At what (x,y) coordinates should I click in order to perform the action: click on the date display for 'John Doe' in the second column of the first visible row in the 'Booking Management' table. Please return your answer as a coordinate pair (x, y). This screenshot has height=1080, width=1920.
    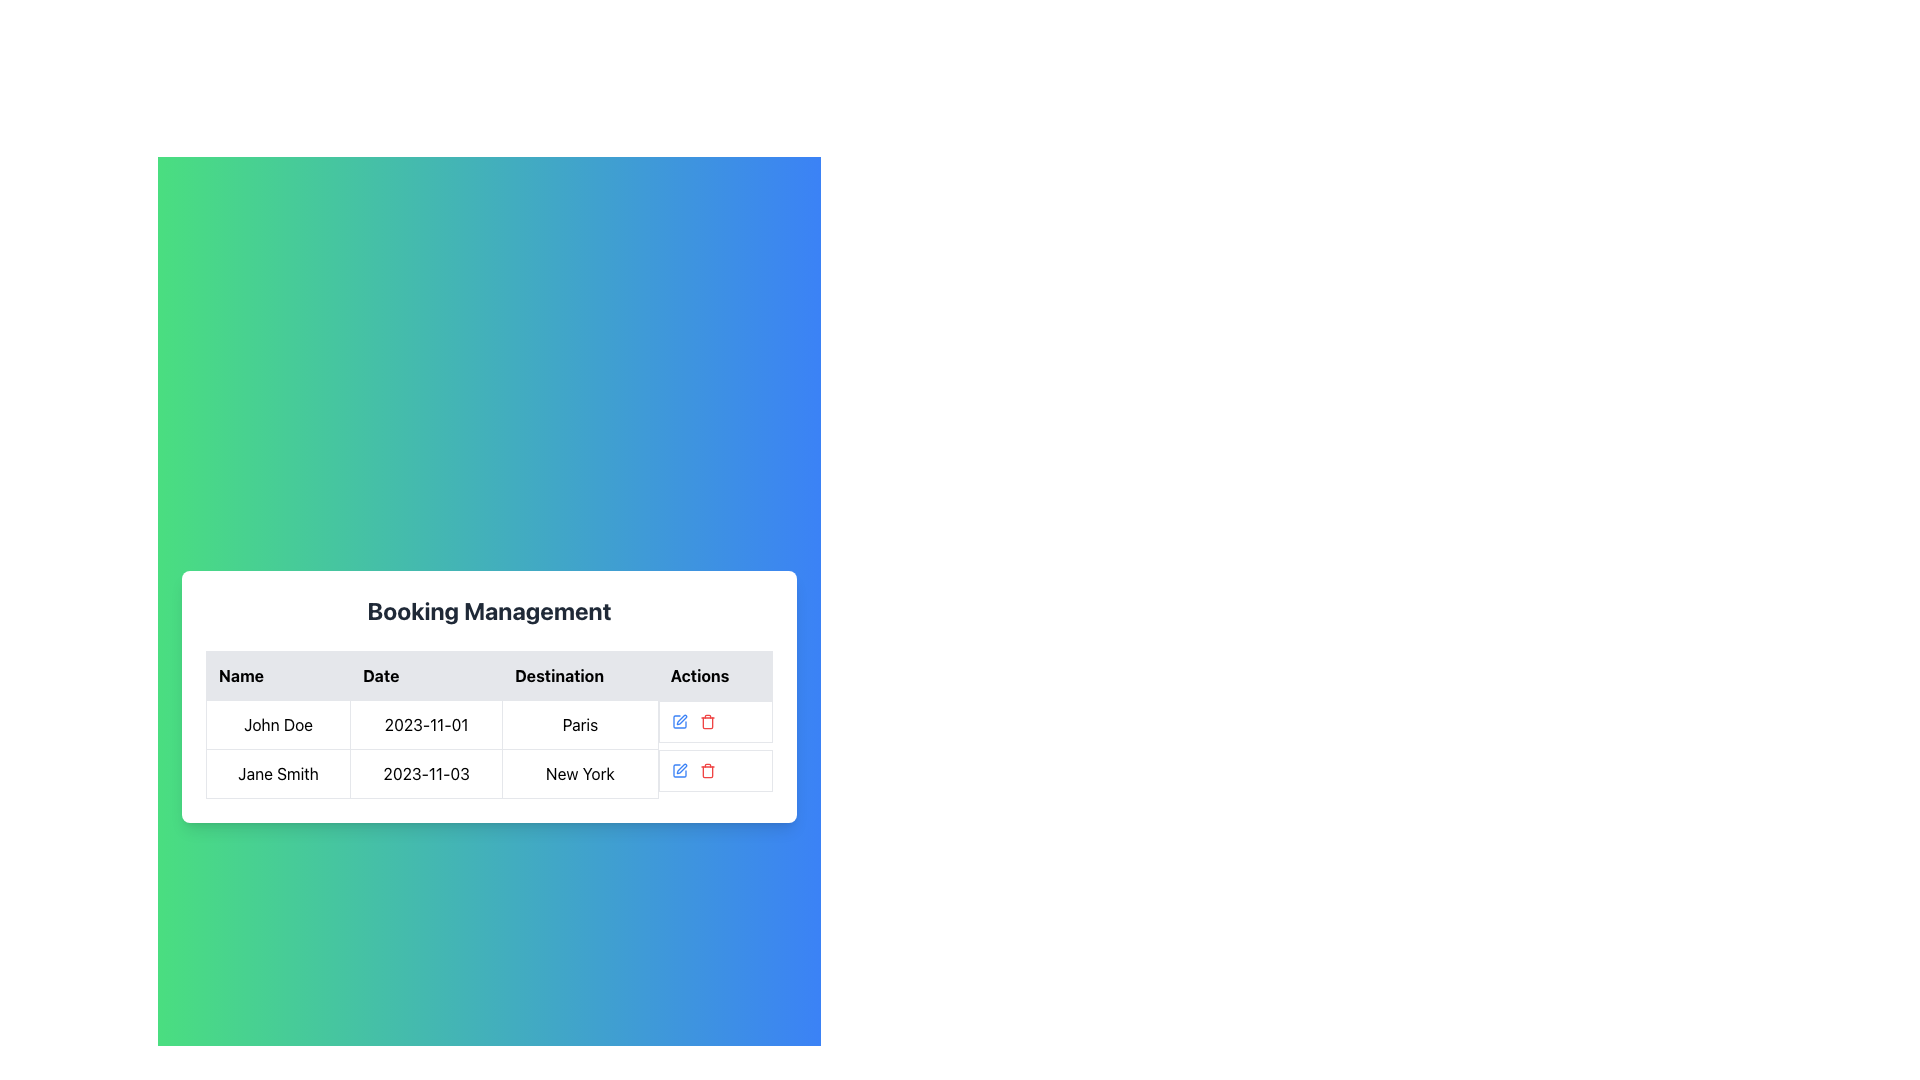
    Looking at the image, I should click on (425, 725).